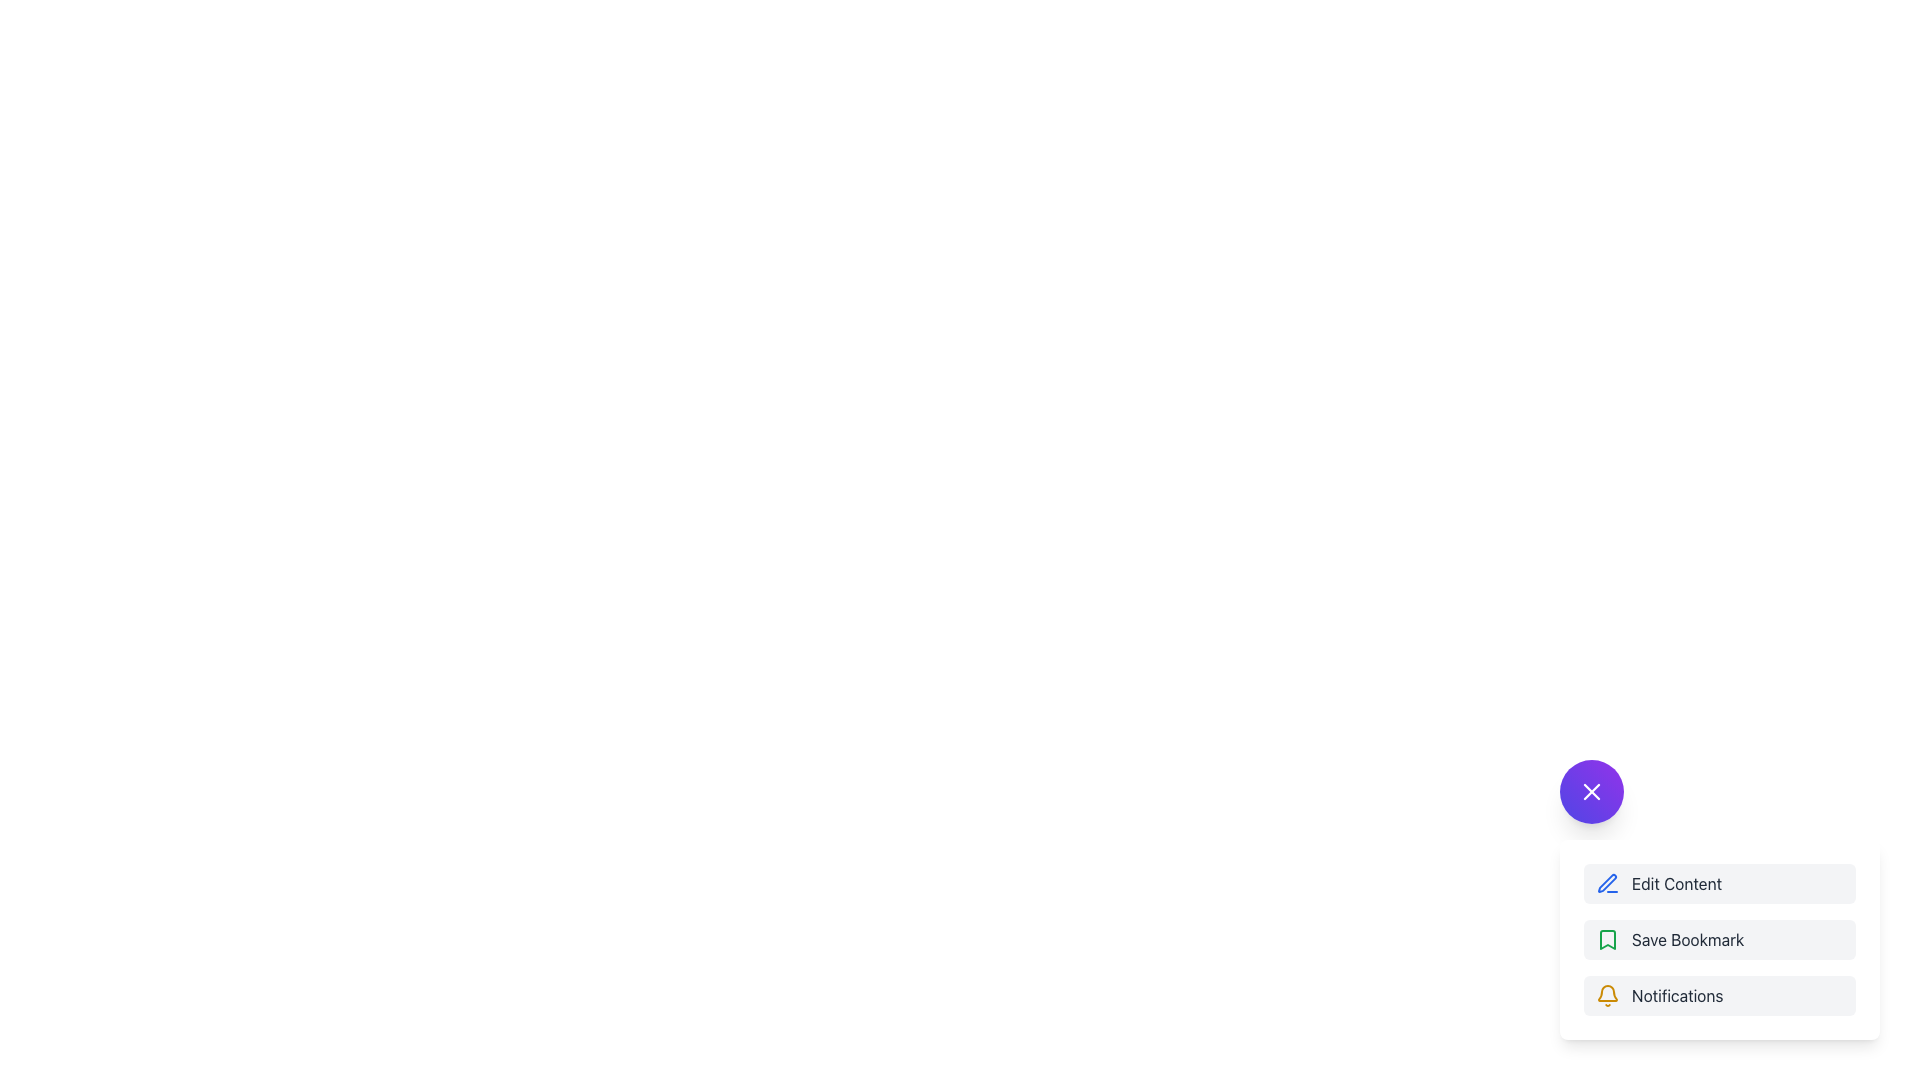 This screenshot has height=1080, width=1920. I want to click on the second button in the card layout, so click(1718, 940).